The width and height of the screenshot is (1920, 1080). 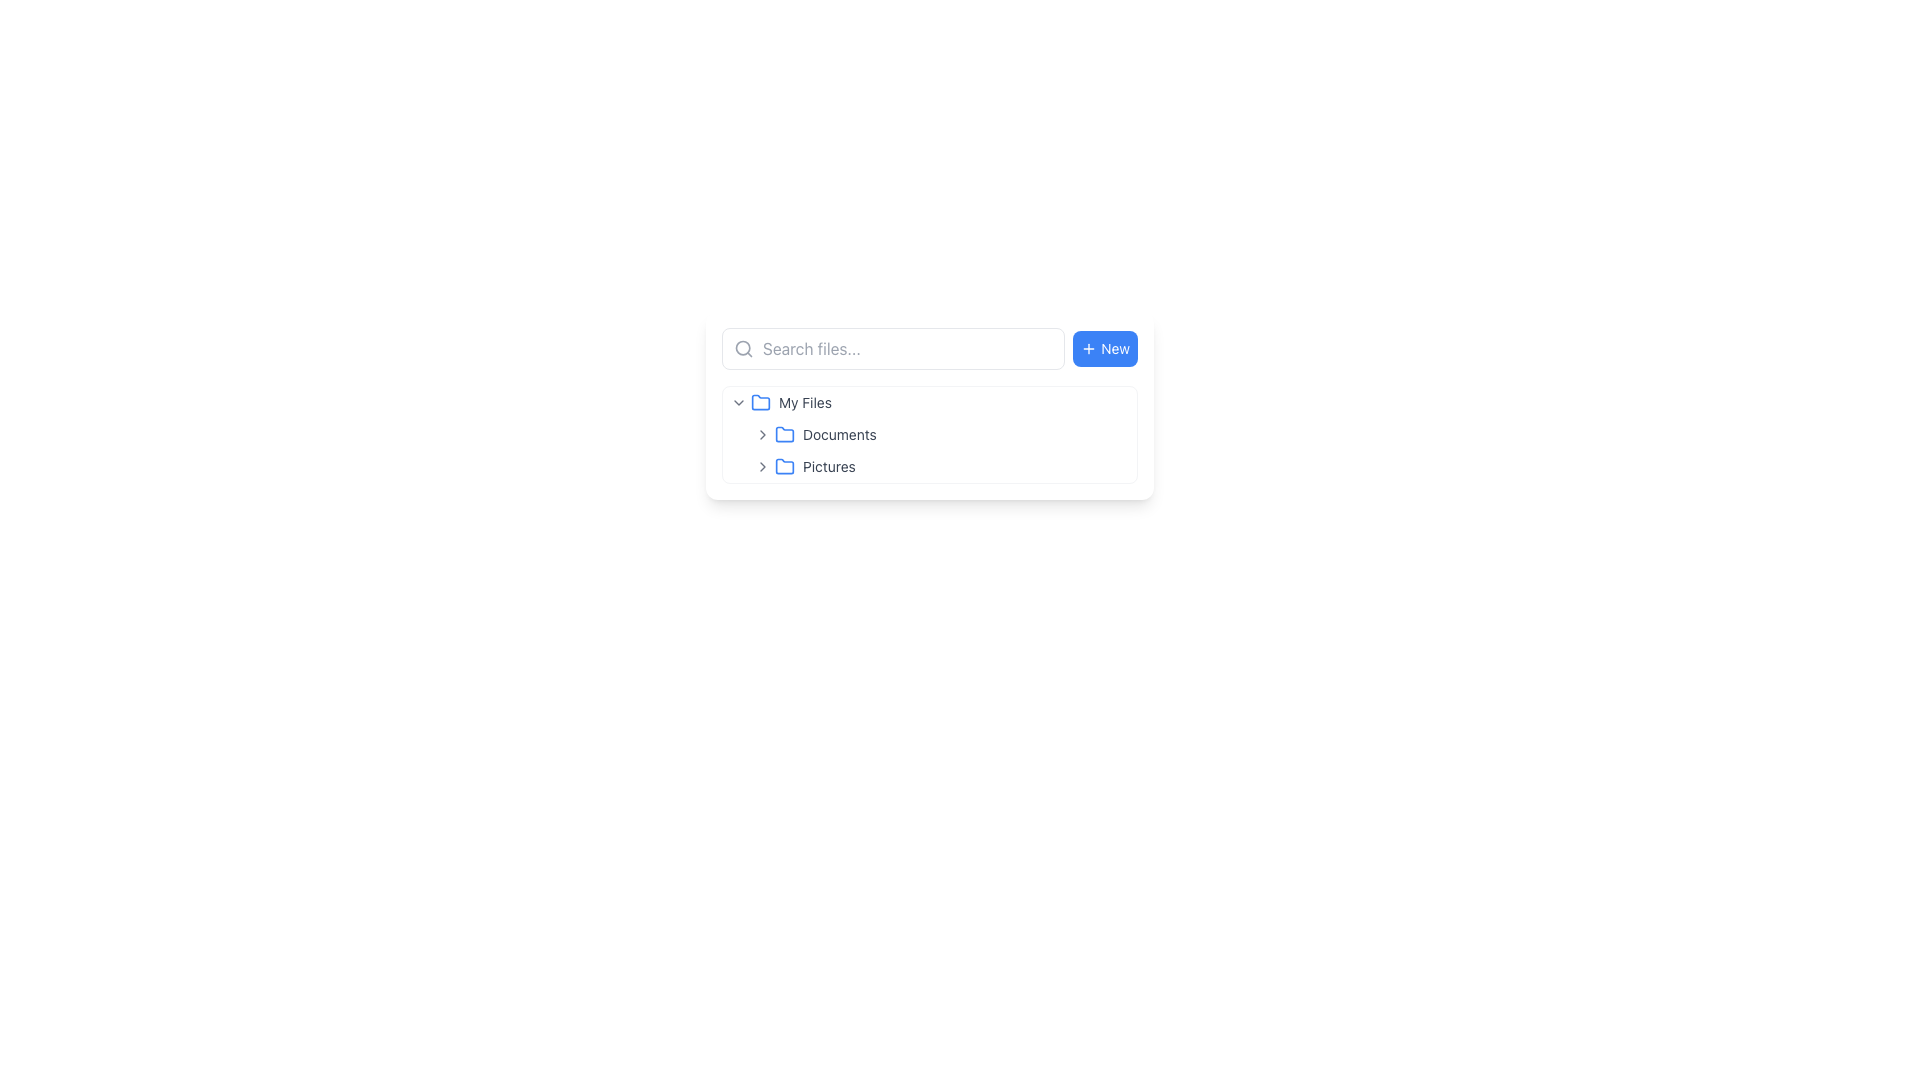 What do you see at coordinates (929, 434) in the screenshot?
I see `the second item in the hierarchical file list, which is an Option item positioned below 'My Files' and above 'Pictures'` at bounding box center [929, 434].